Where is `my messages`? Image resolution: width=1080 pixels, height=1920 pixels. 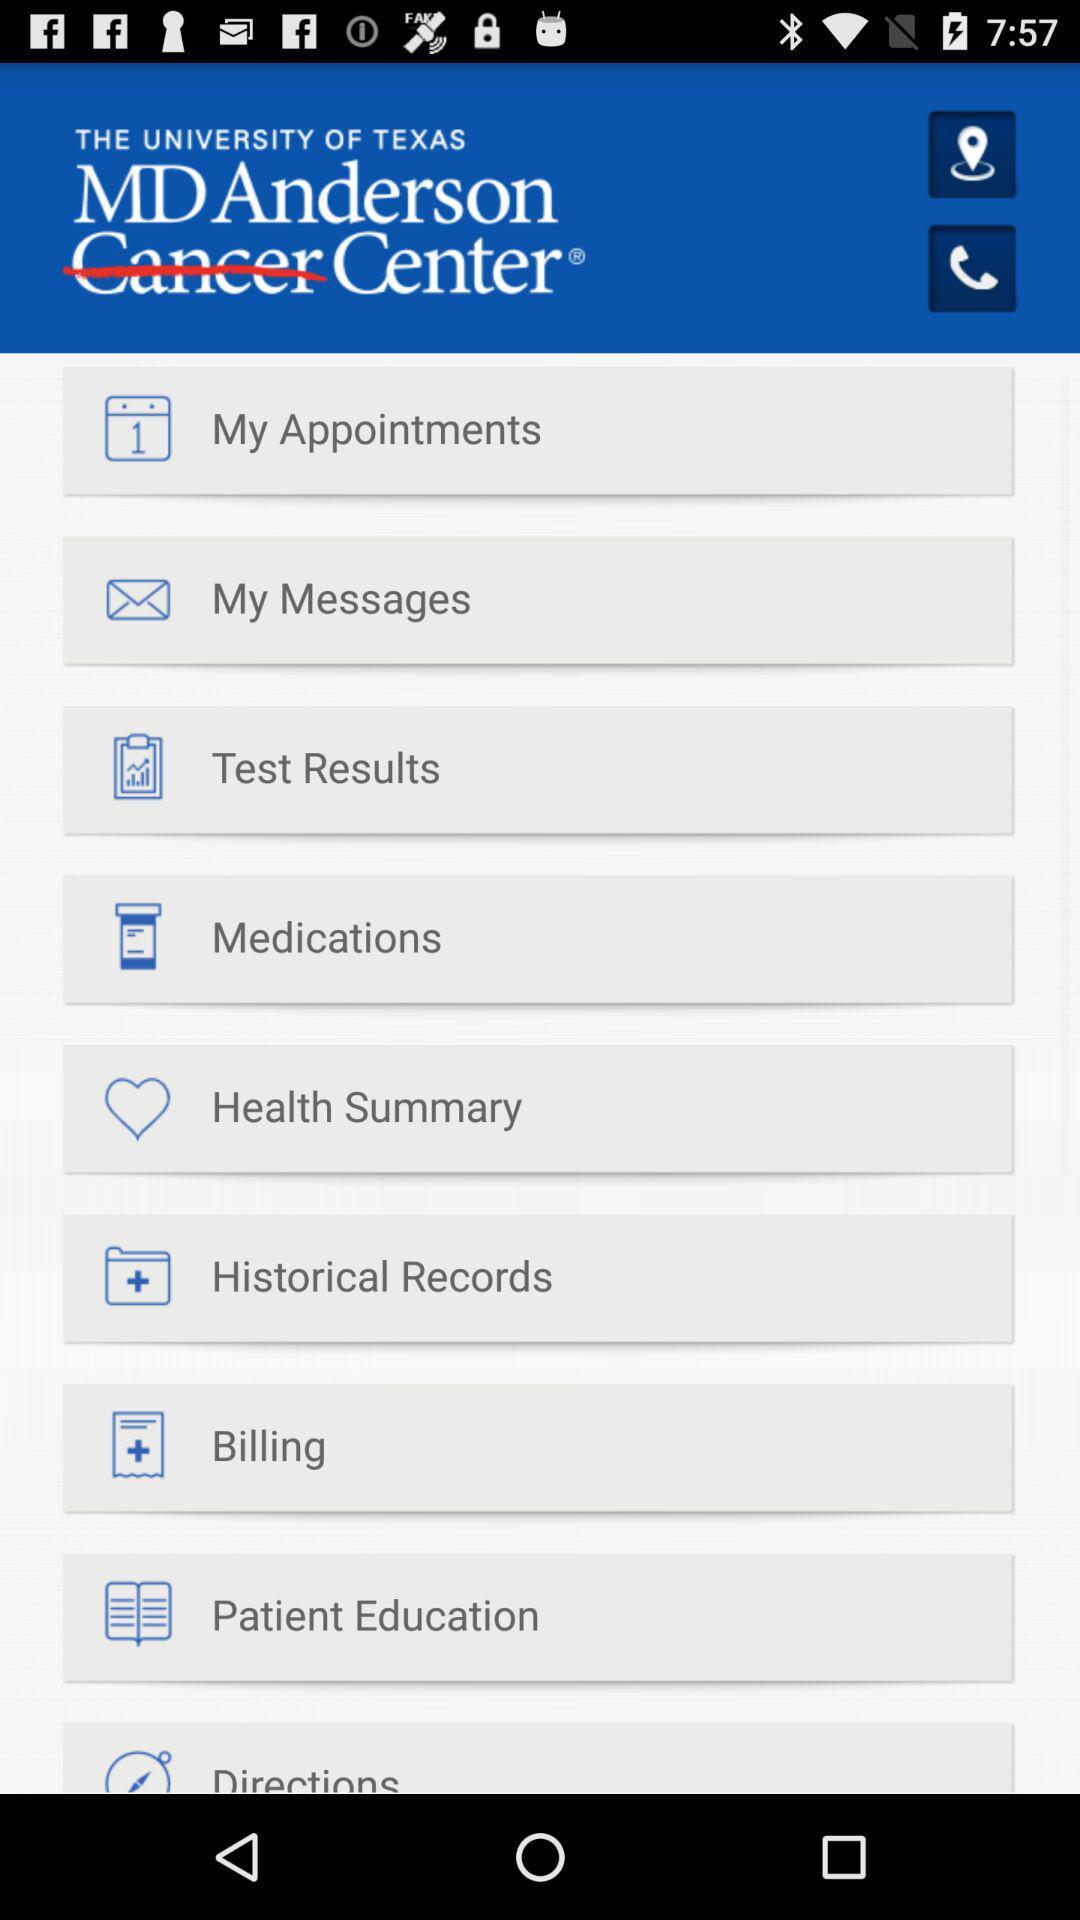 my messages is located at coordinates (266, 606).